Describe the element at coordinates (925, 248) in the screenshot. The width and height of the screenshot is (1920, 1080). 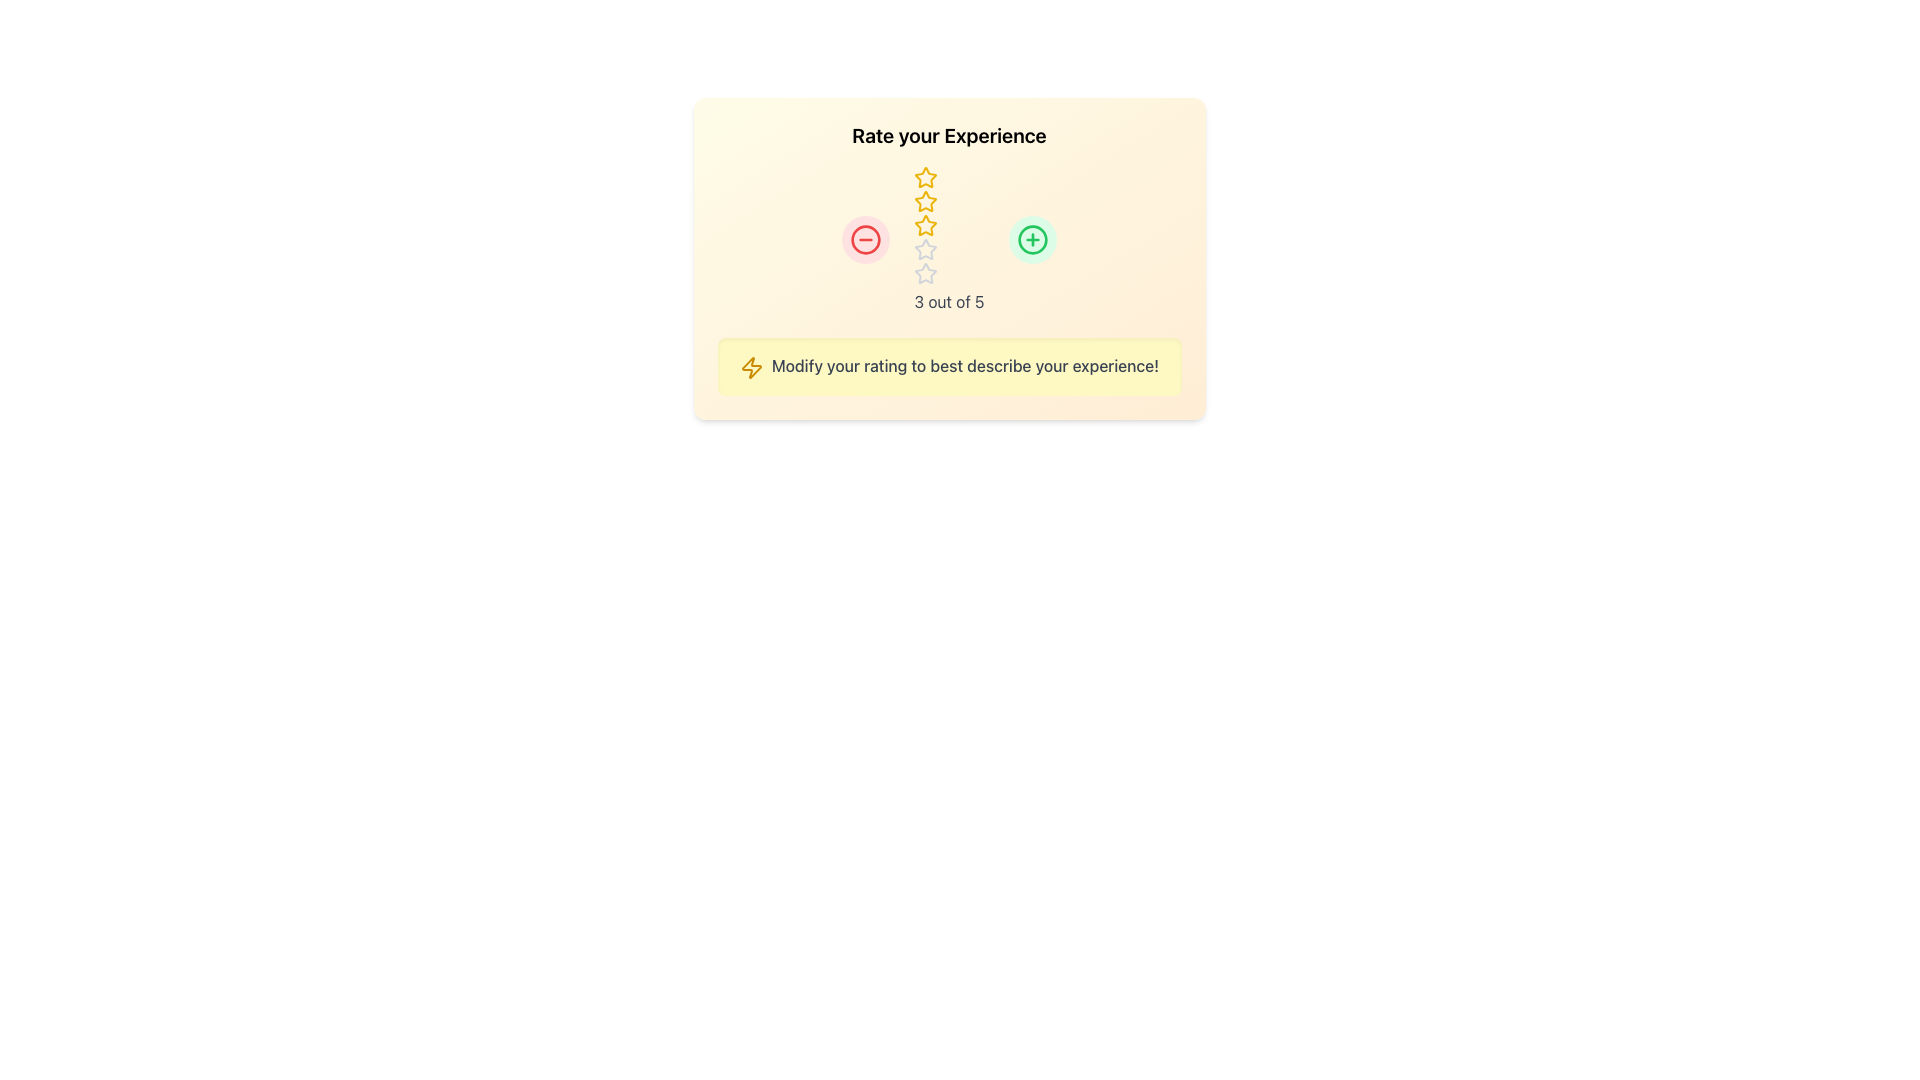
I see `the third star icon in the 5-star rating system` at that location.